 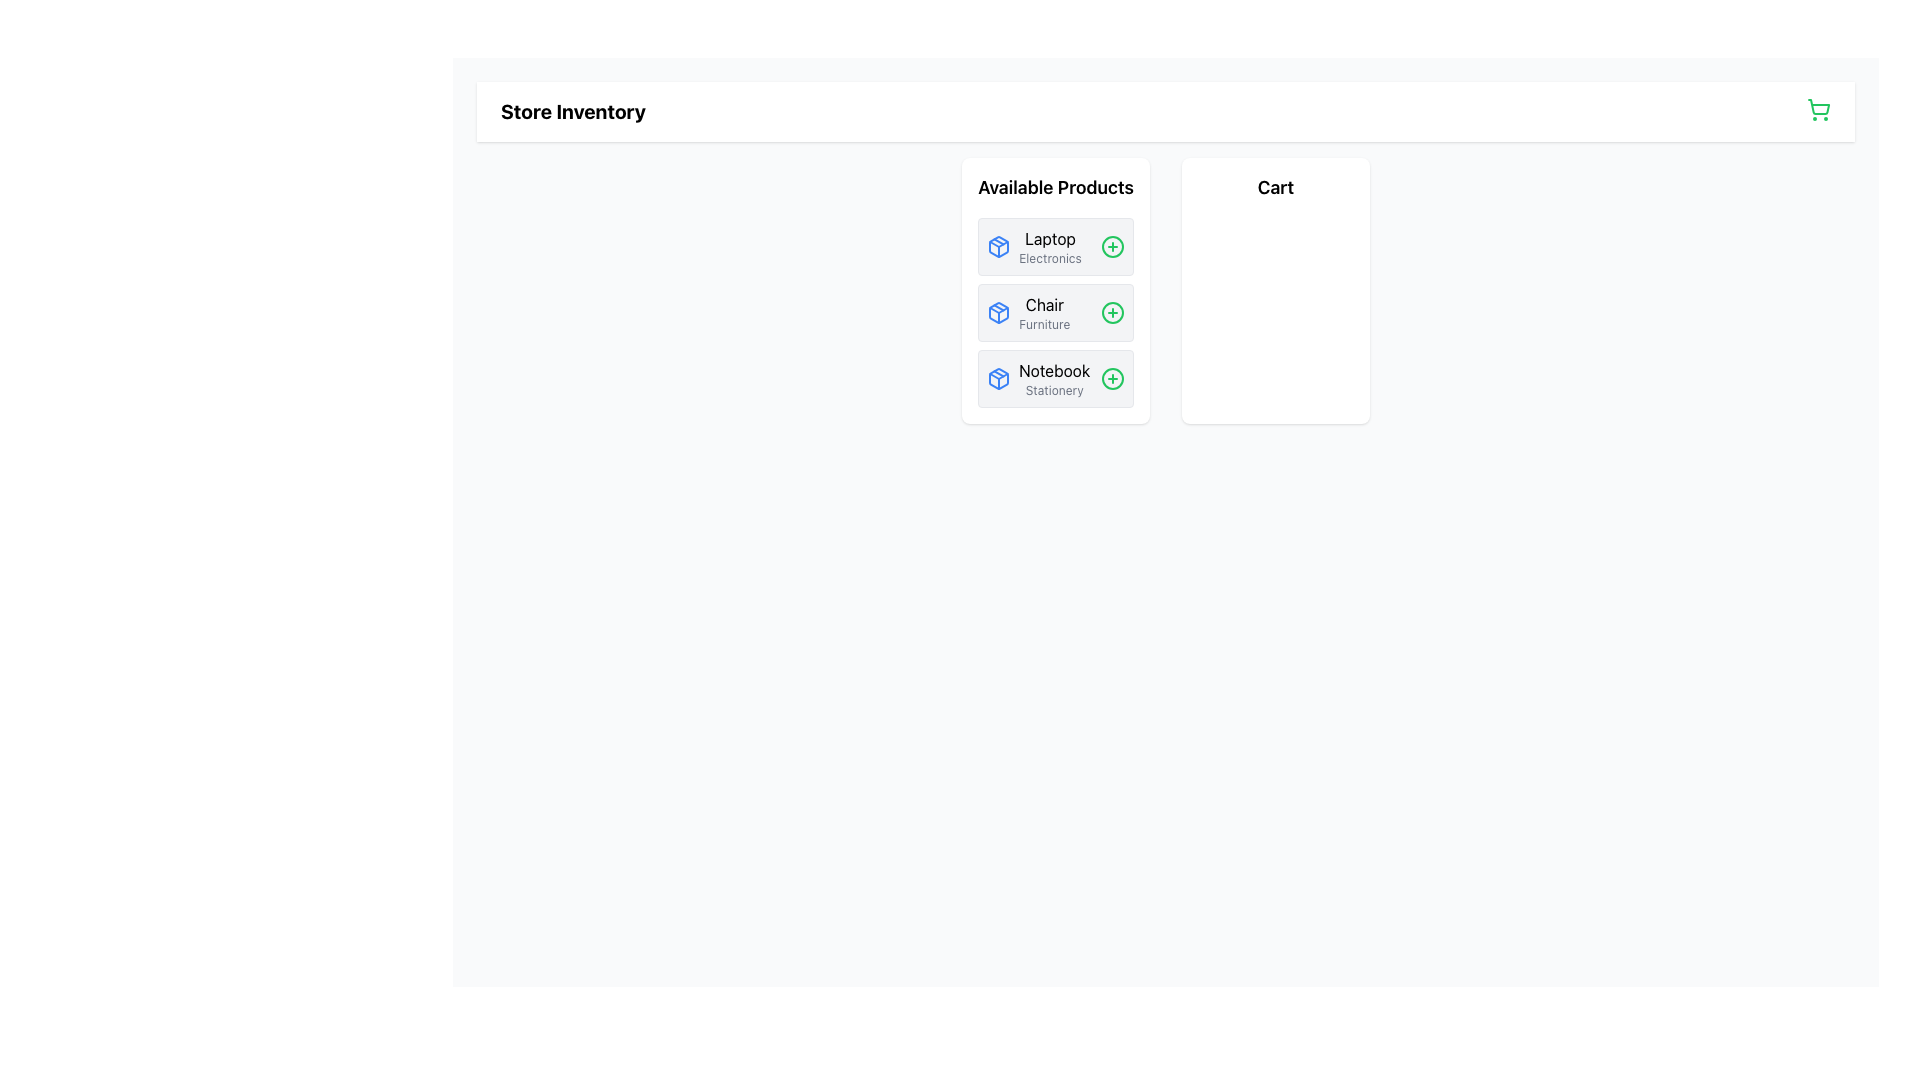 What do you see at coordinates (1049, 238) in the screenshot?
I see `the text label displaying 'Laptop'` at bounding box center [1049, 238].